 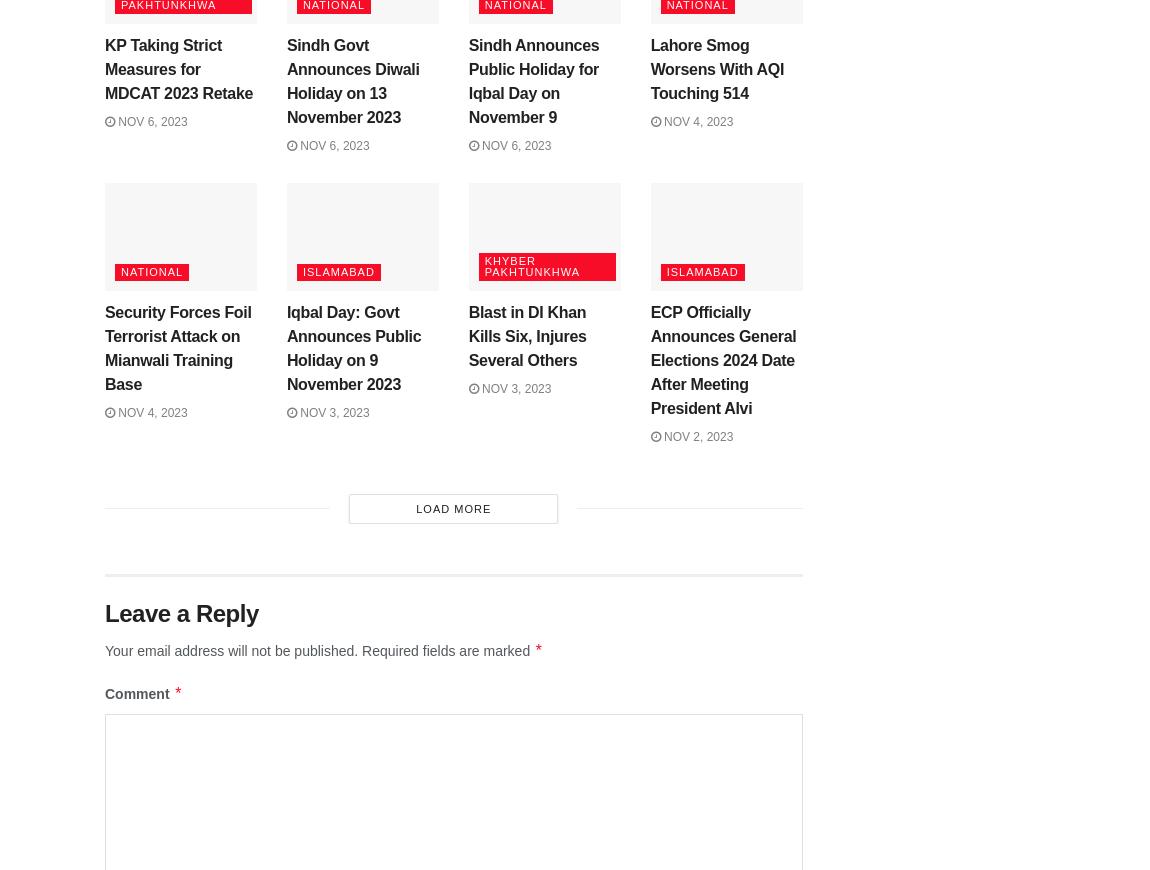 I want to click on 'Blast in DI Khan Kills Six, Injures Several Others', so click(x=468, y=336).